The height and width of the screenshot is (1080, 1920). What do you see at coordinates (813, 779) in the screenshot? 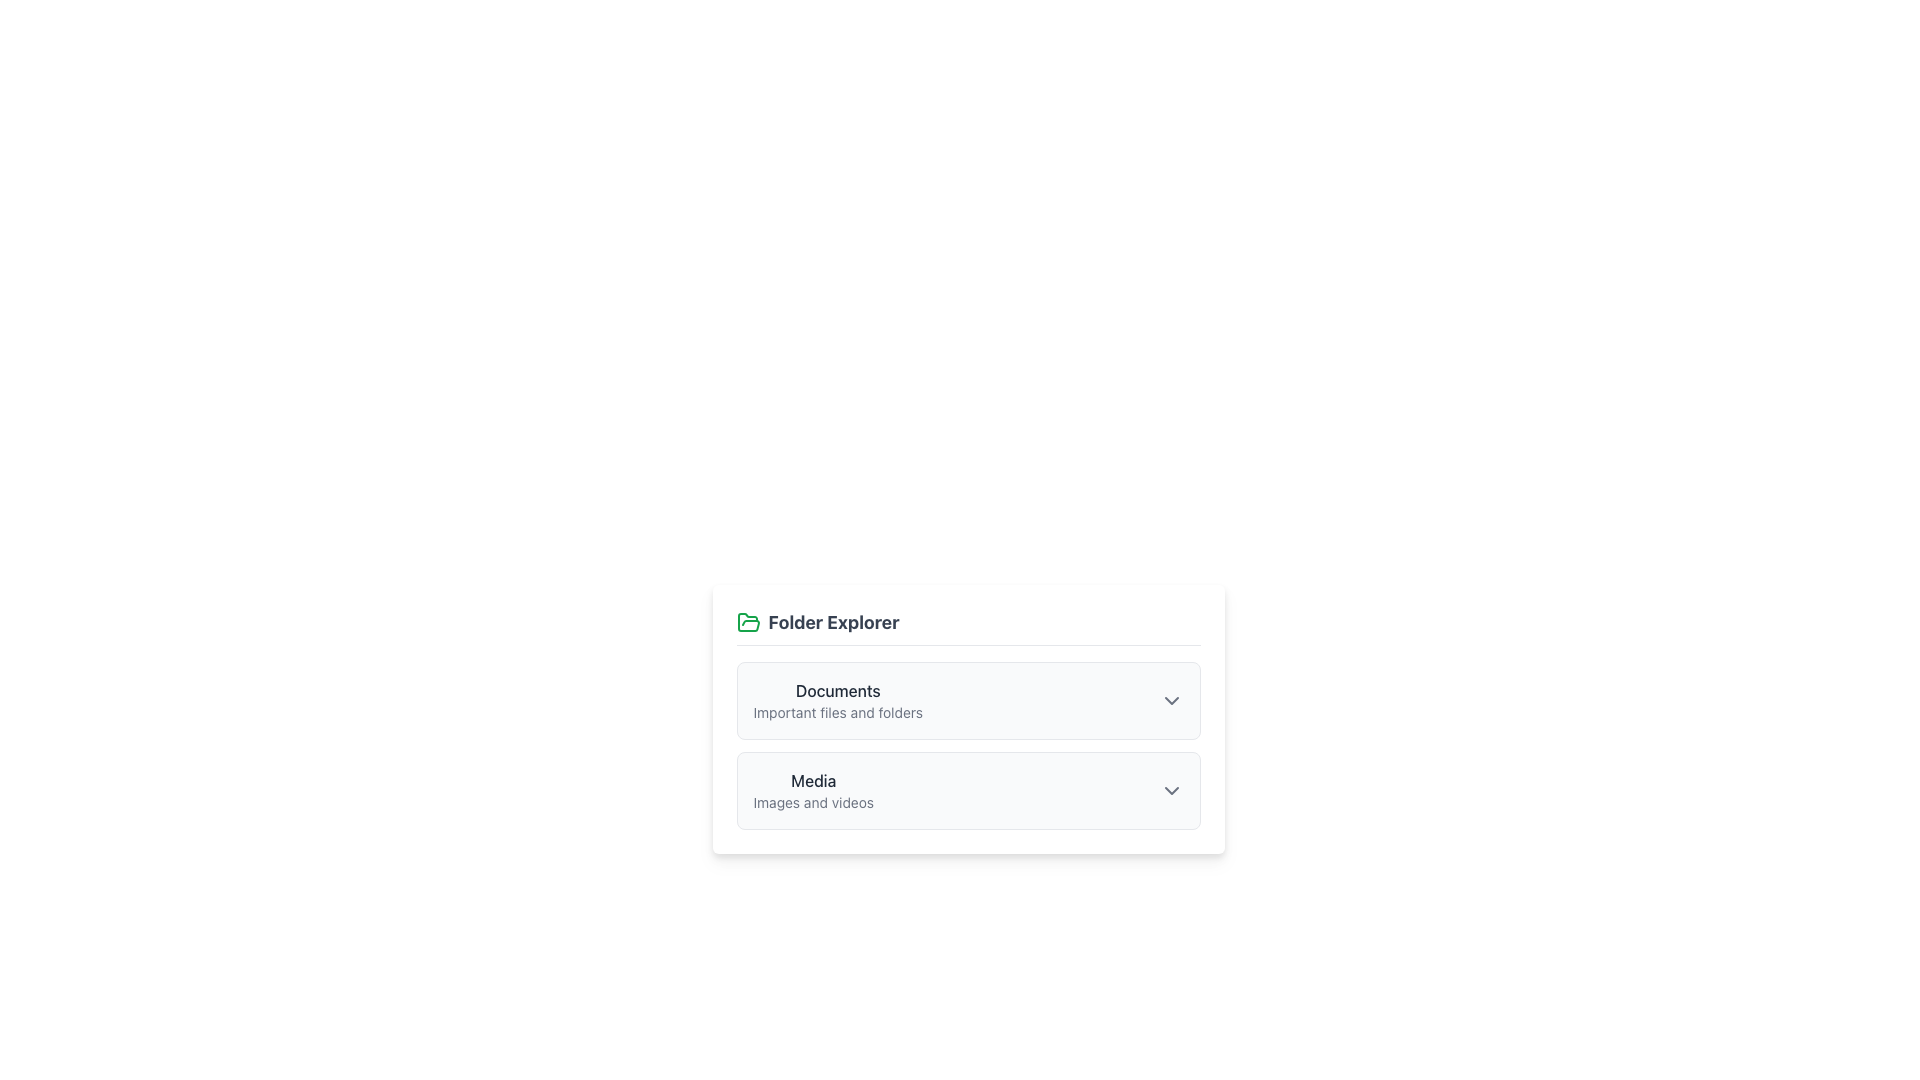
I see `text from the title label in the 'Media' section of the 'Folder Explorer', which directs users to its content or operations related to media files` at bounding box center [813, 779].